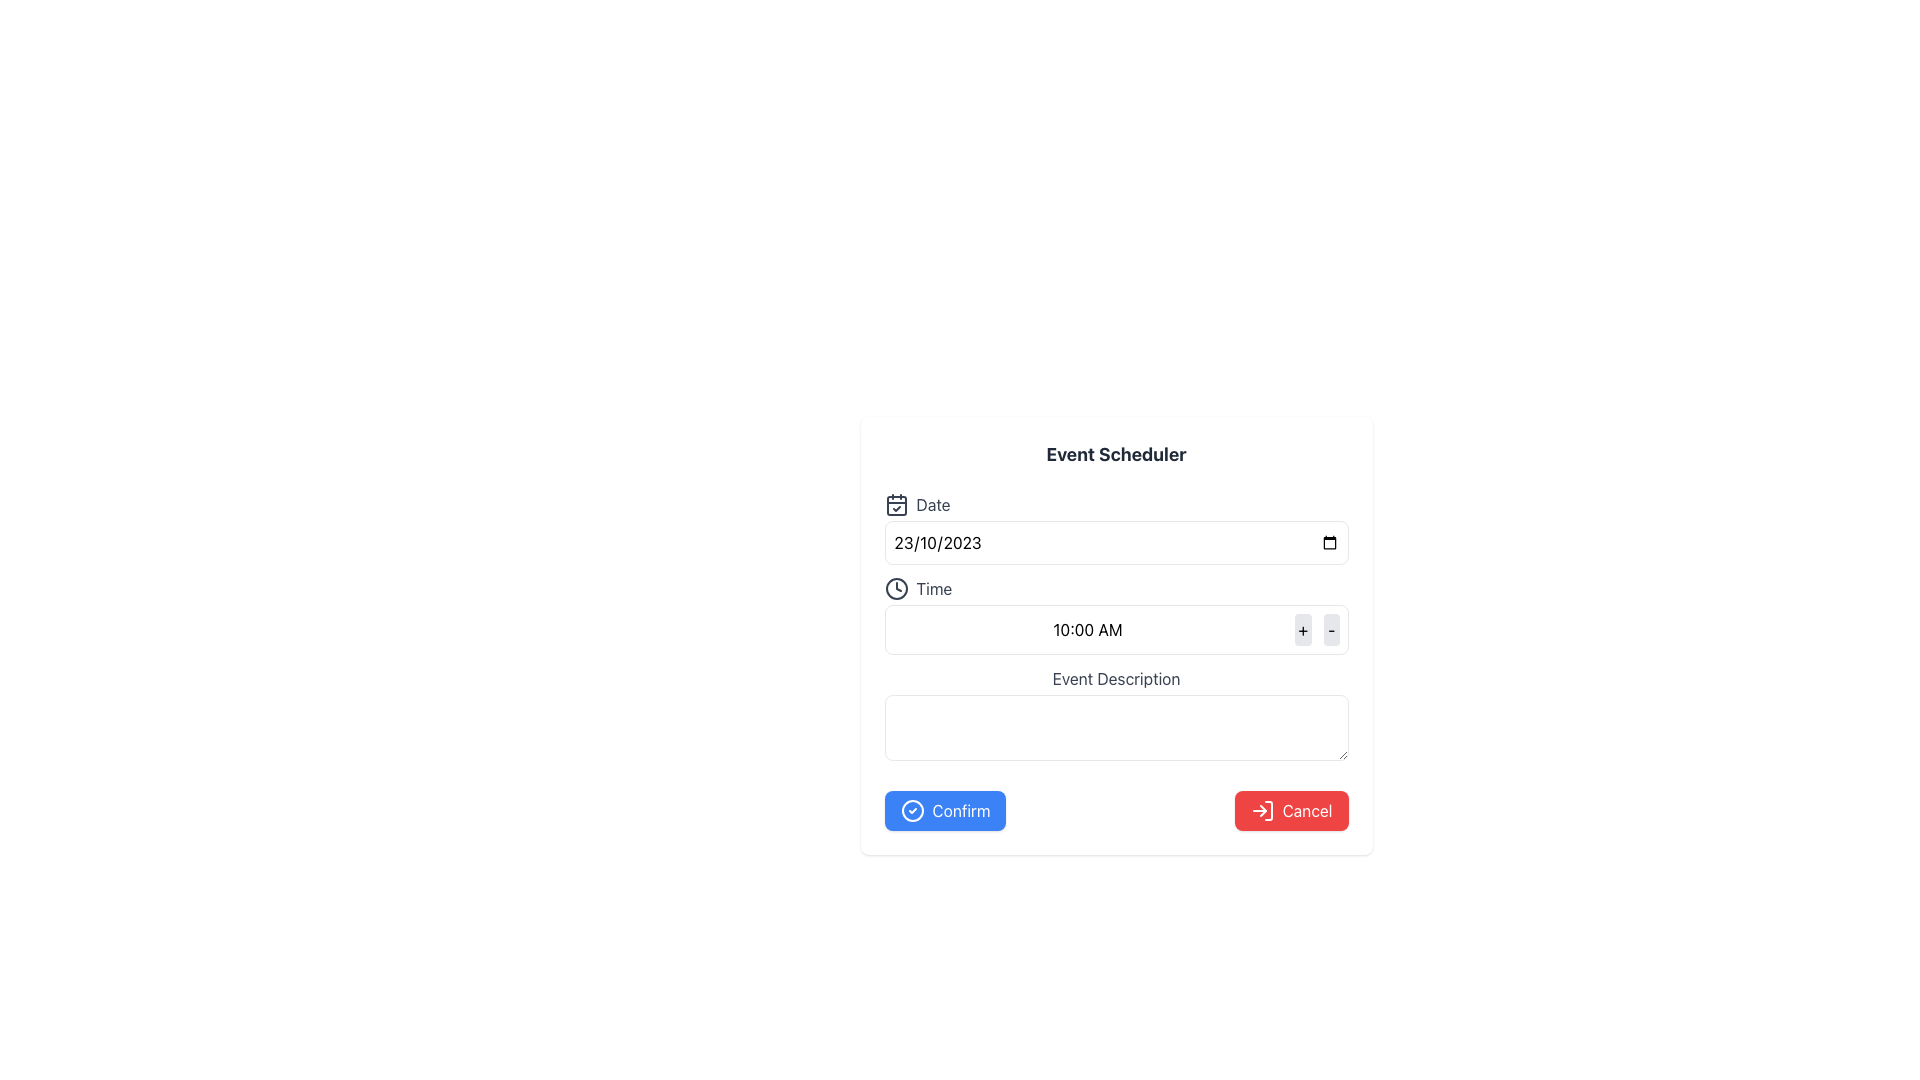  Describe the element at coordinates (1261, 810) in the screenshot. I see `the log-out or cancel icon located to the left of the 'Cancel' label in the red button at the bottom-right corner of the form` at that location.